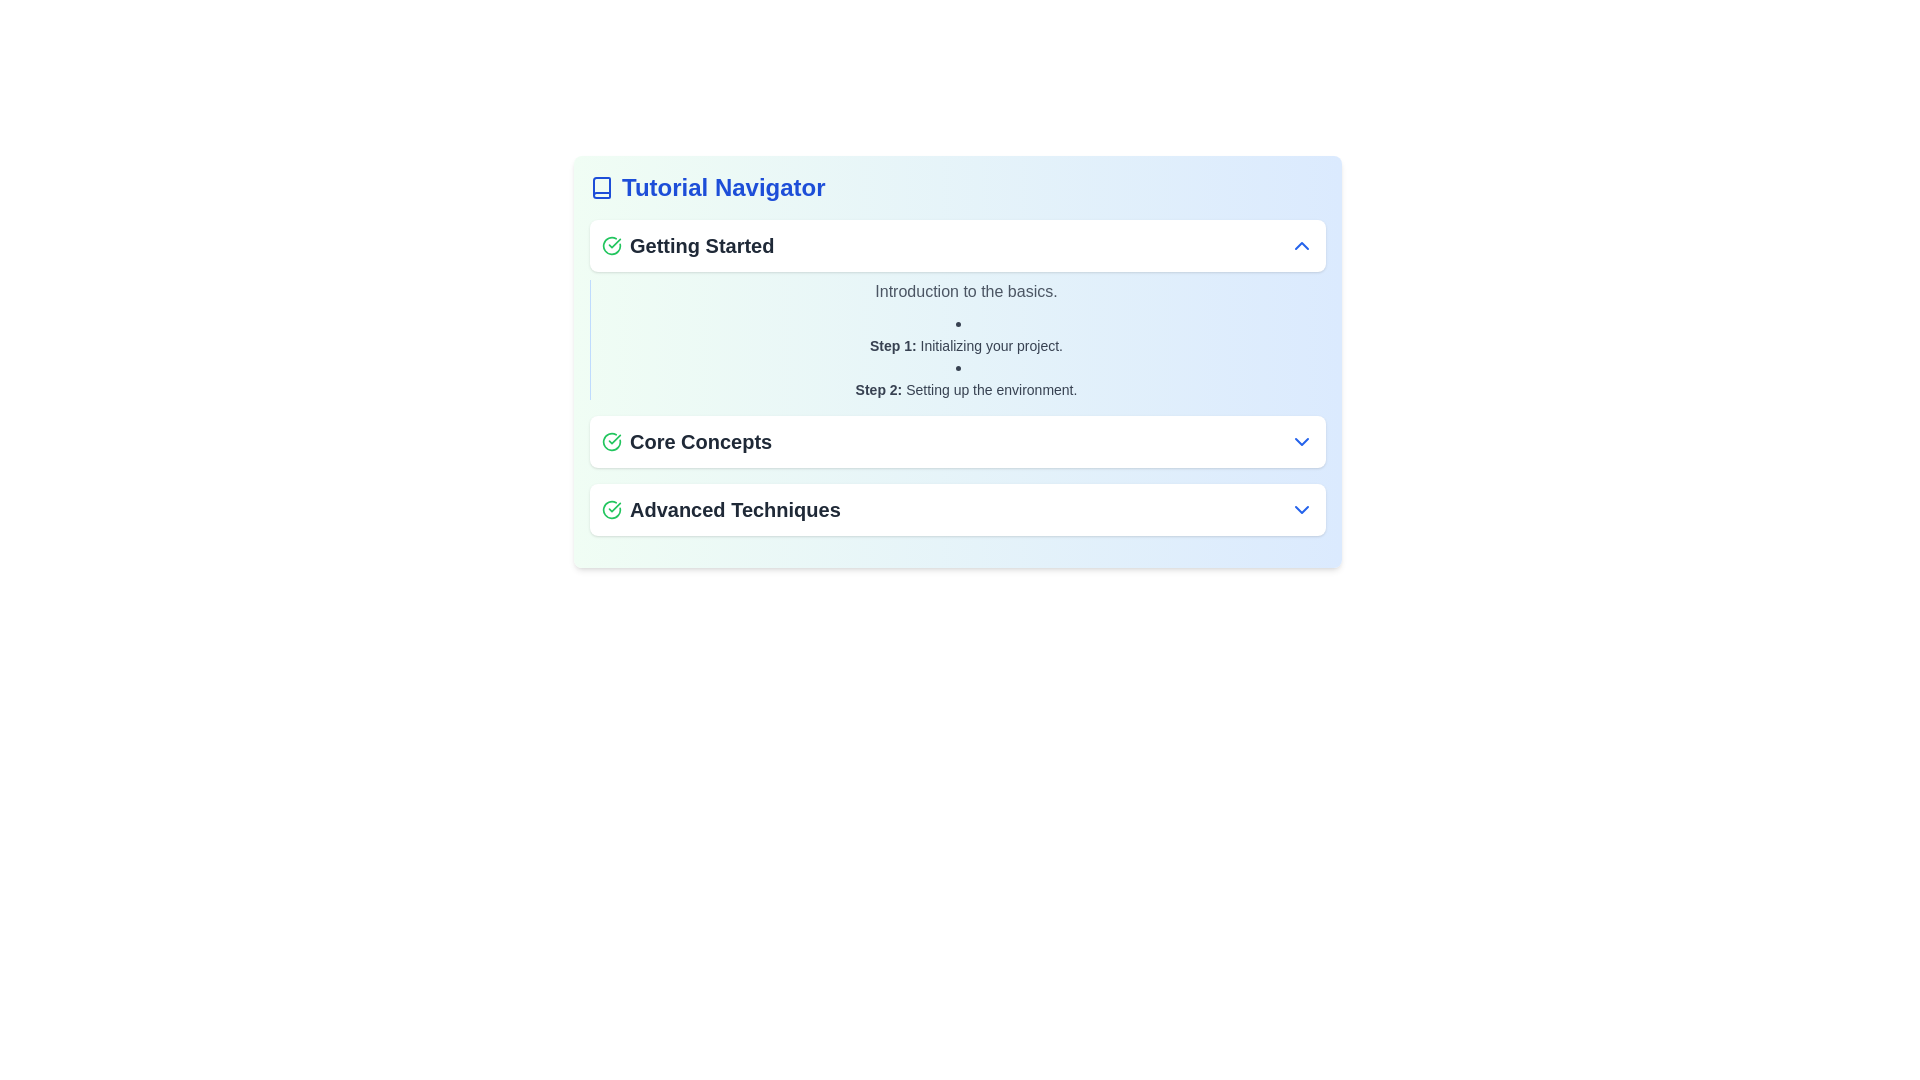 Image resolution: width=1920 pixels, height=1080 pixels. I want to click on the text label displaying 'Step 1: Initializing your project.' to emphasize it as part of the instructional list, so click(966, 333).